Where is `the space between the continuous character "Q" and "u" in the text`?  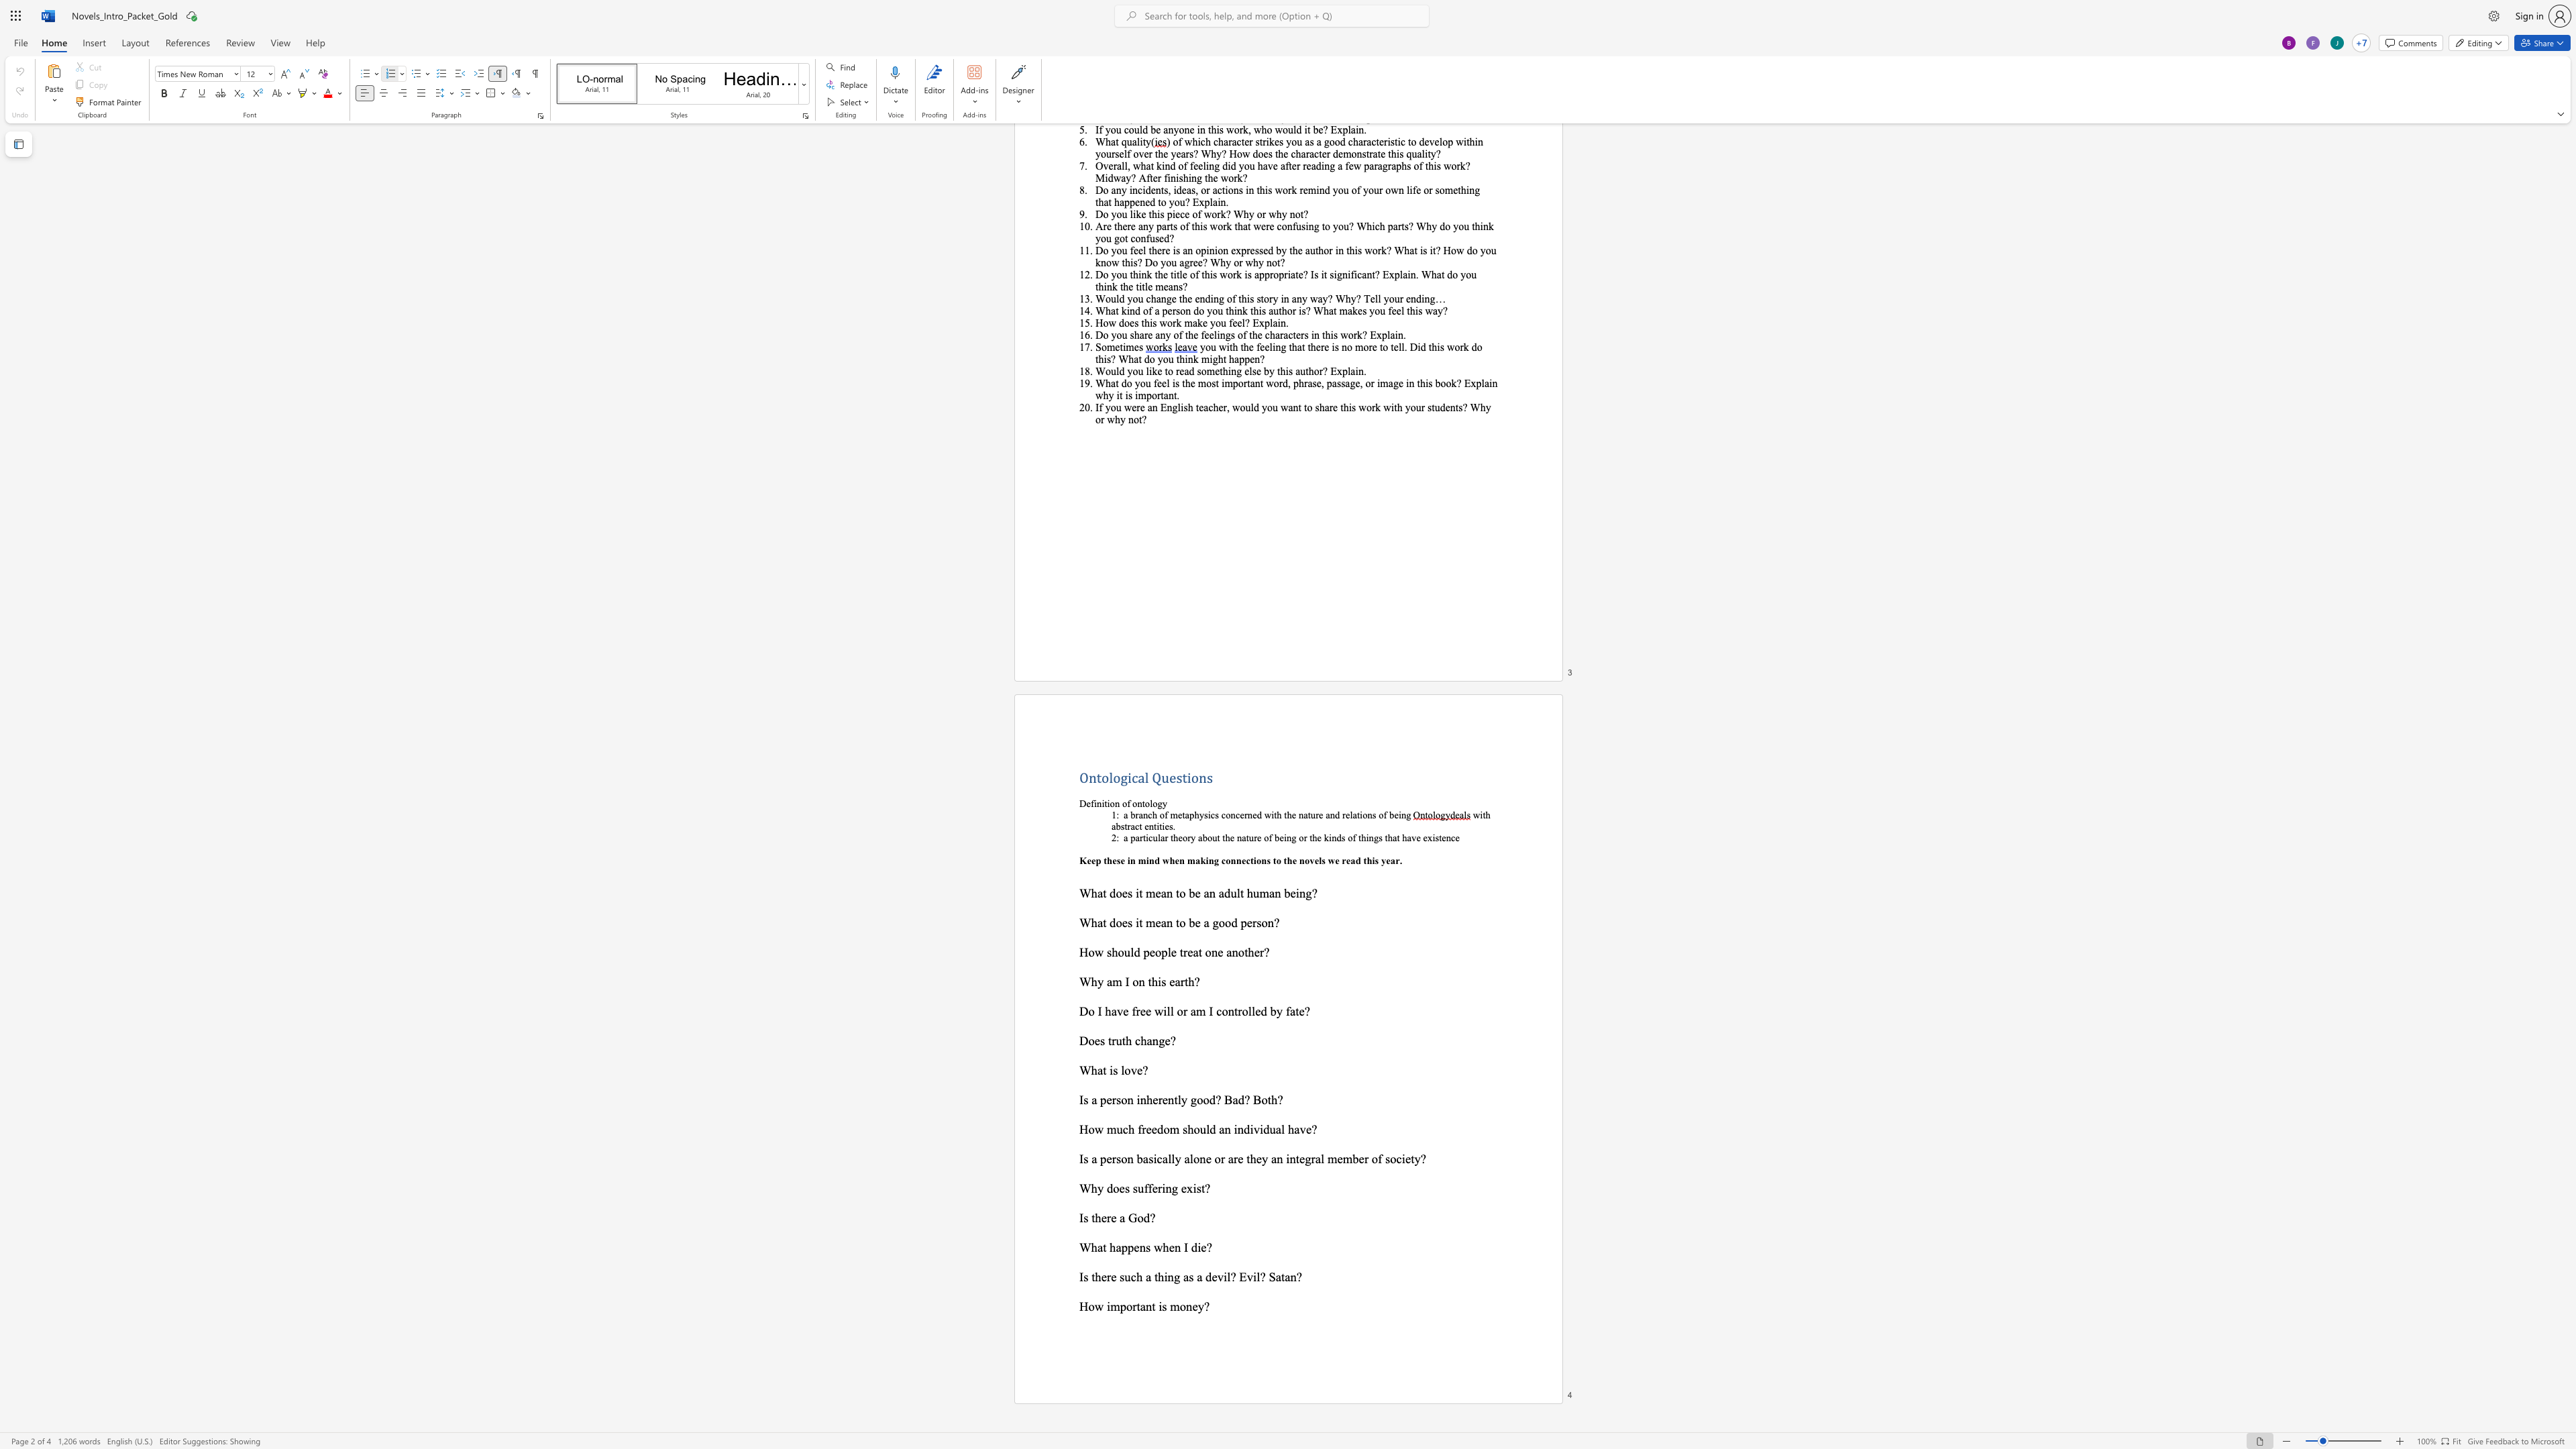 the space between the continuous character "Q" and "u" in the text is located at coordinates (1160, 776).